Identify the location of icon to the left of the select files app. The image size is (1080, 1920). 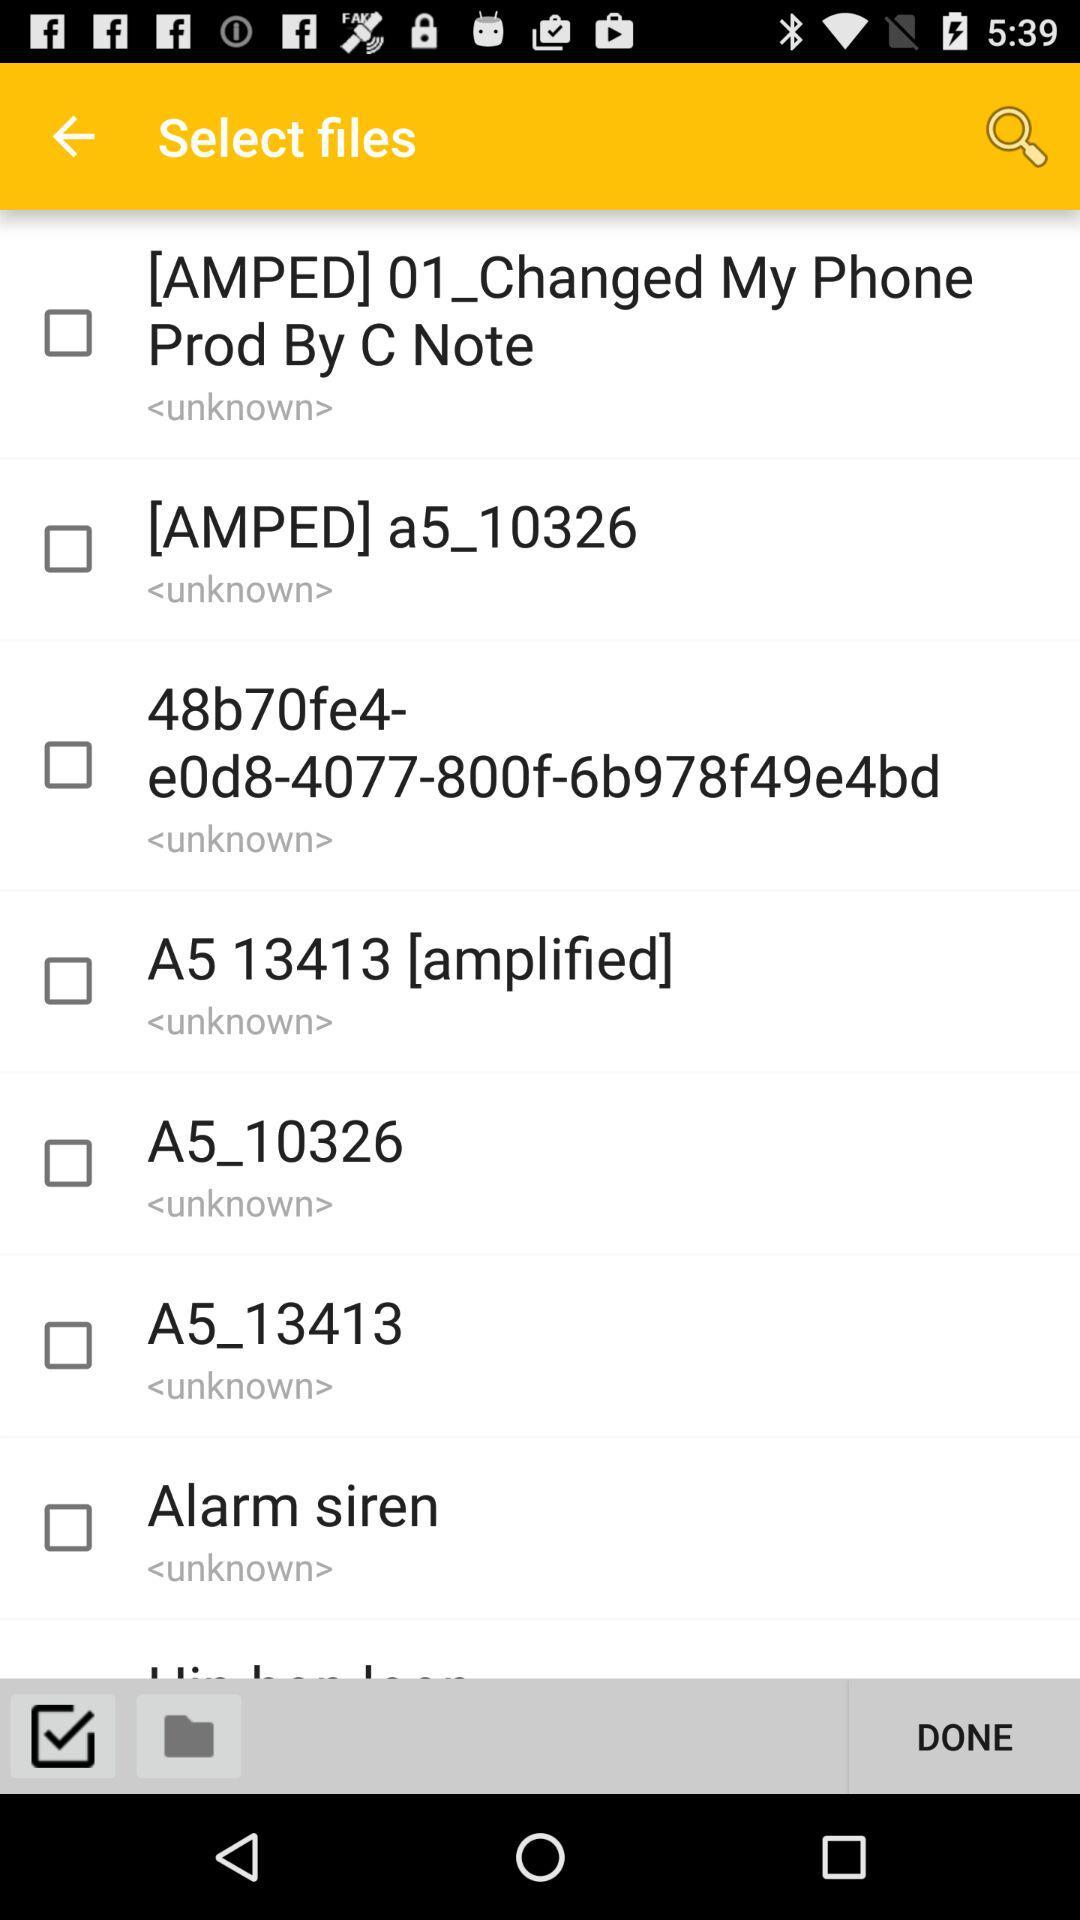
(72, 135).